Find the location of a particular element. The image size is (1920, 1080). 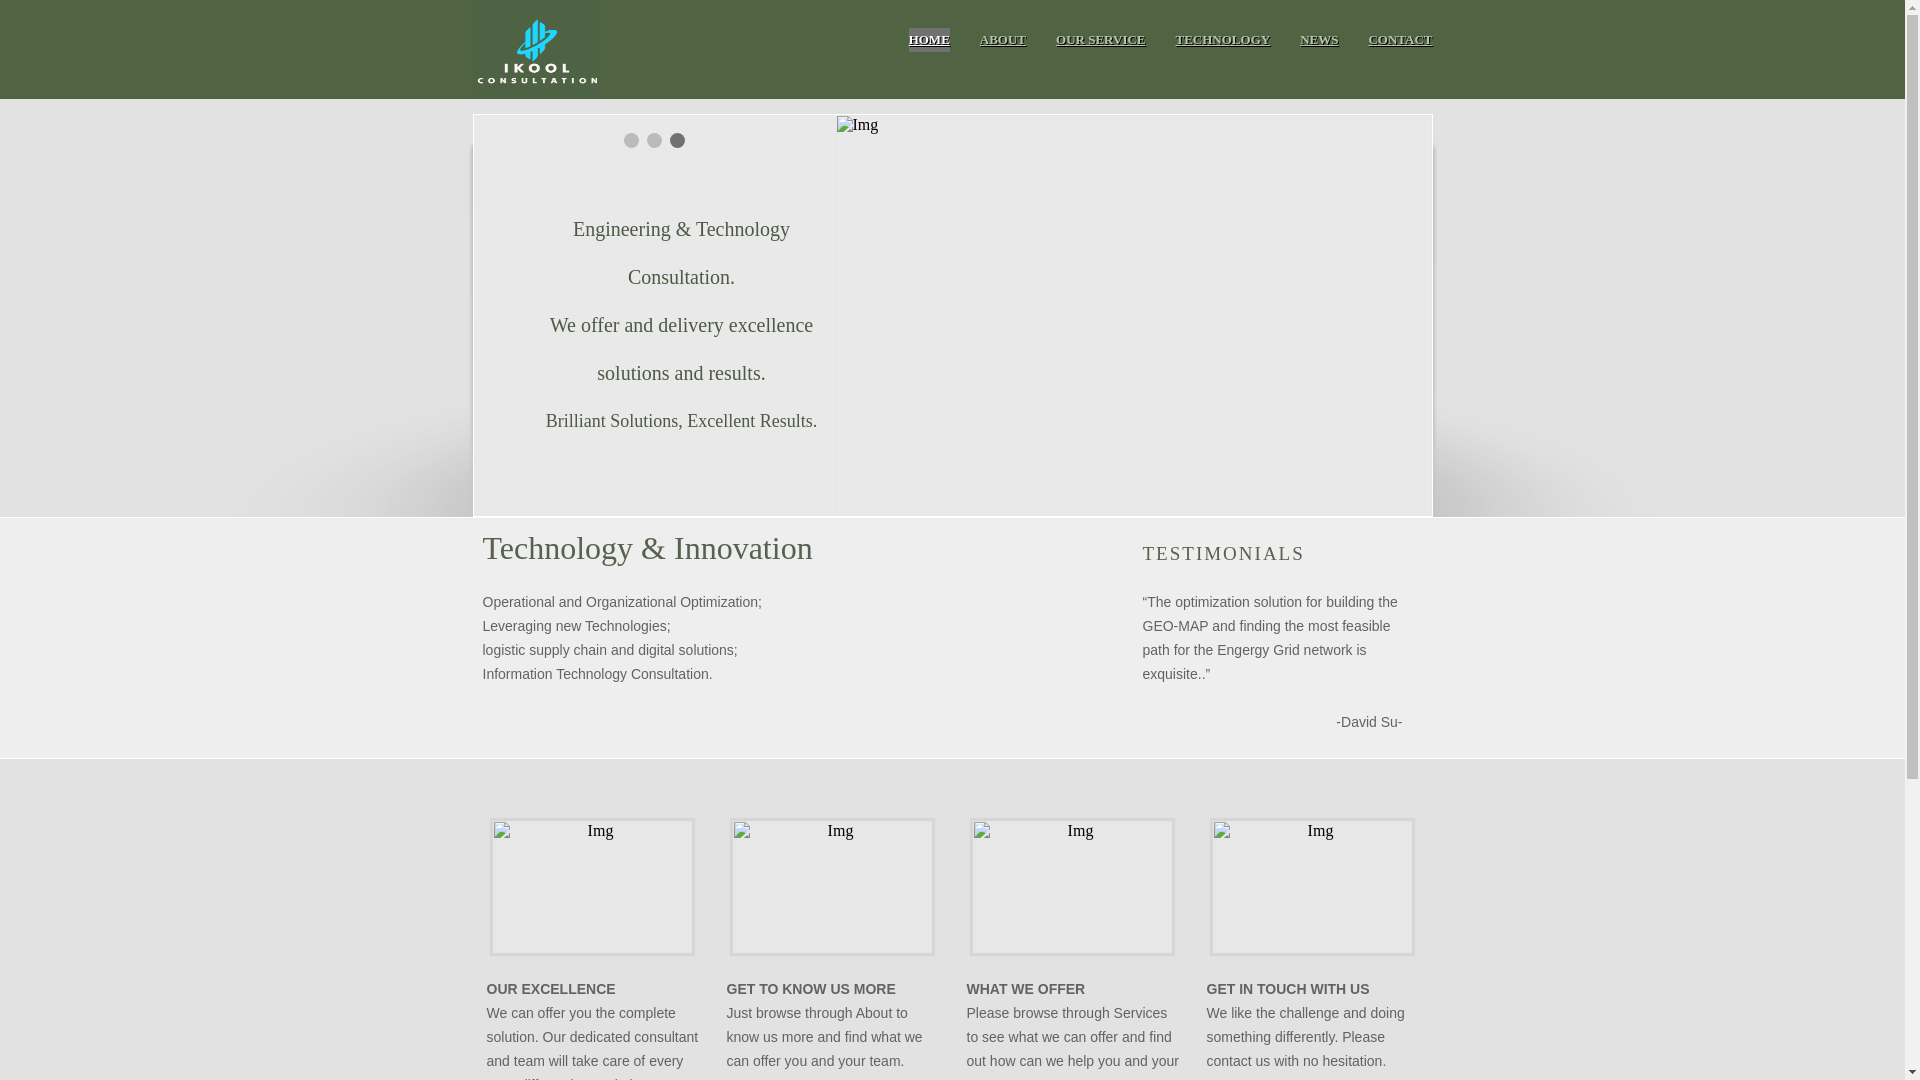

'NEWS' is located at coordinates (1319, 39).